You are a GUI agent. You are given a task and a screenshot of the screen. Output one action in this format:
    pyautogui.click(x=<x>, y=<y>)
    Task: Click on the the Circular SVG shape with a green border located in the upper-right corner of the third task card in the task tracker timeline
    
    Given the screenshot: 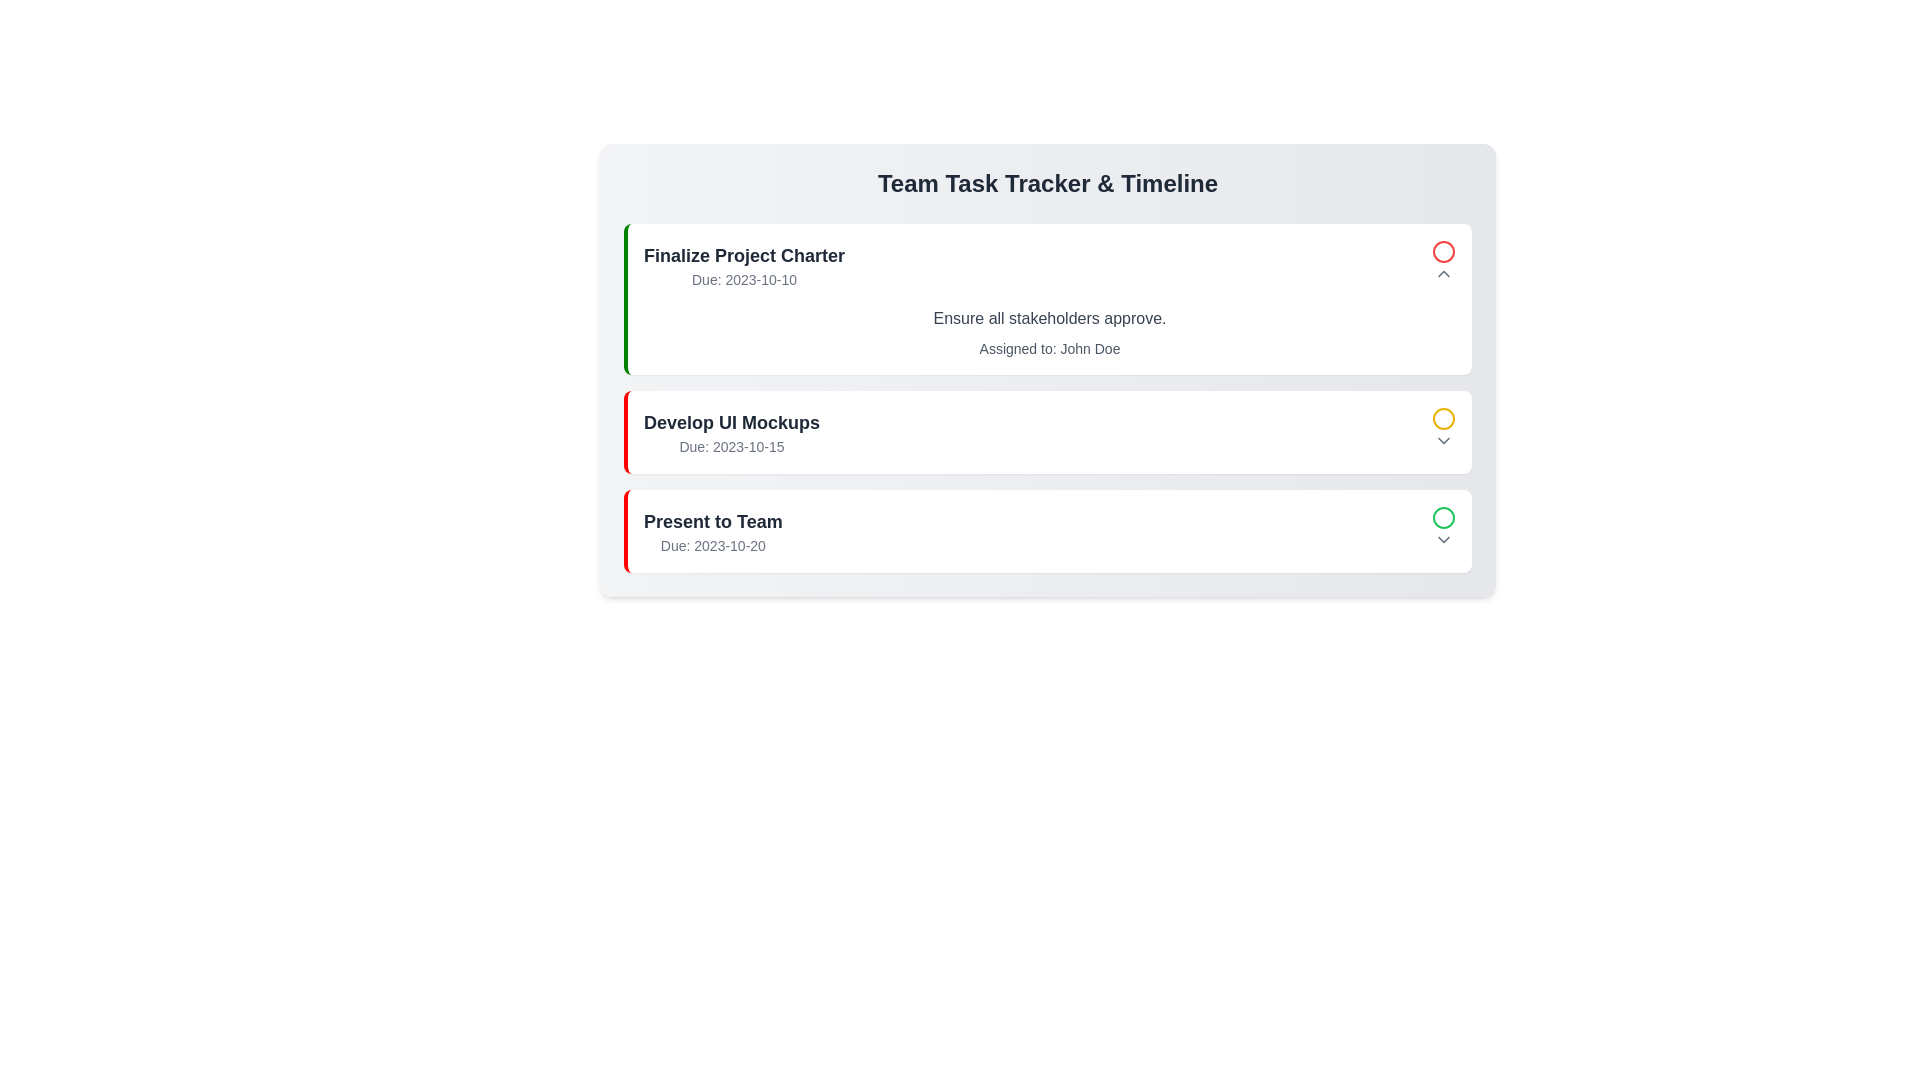 What is the action you would take?
    pyautogui.click(x=1444, y=516)
    